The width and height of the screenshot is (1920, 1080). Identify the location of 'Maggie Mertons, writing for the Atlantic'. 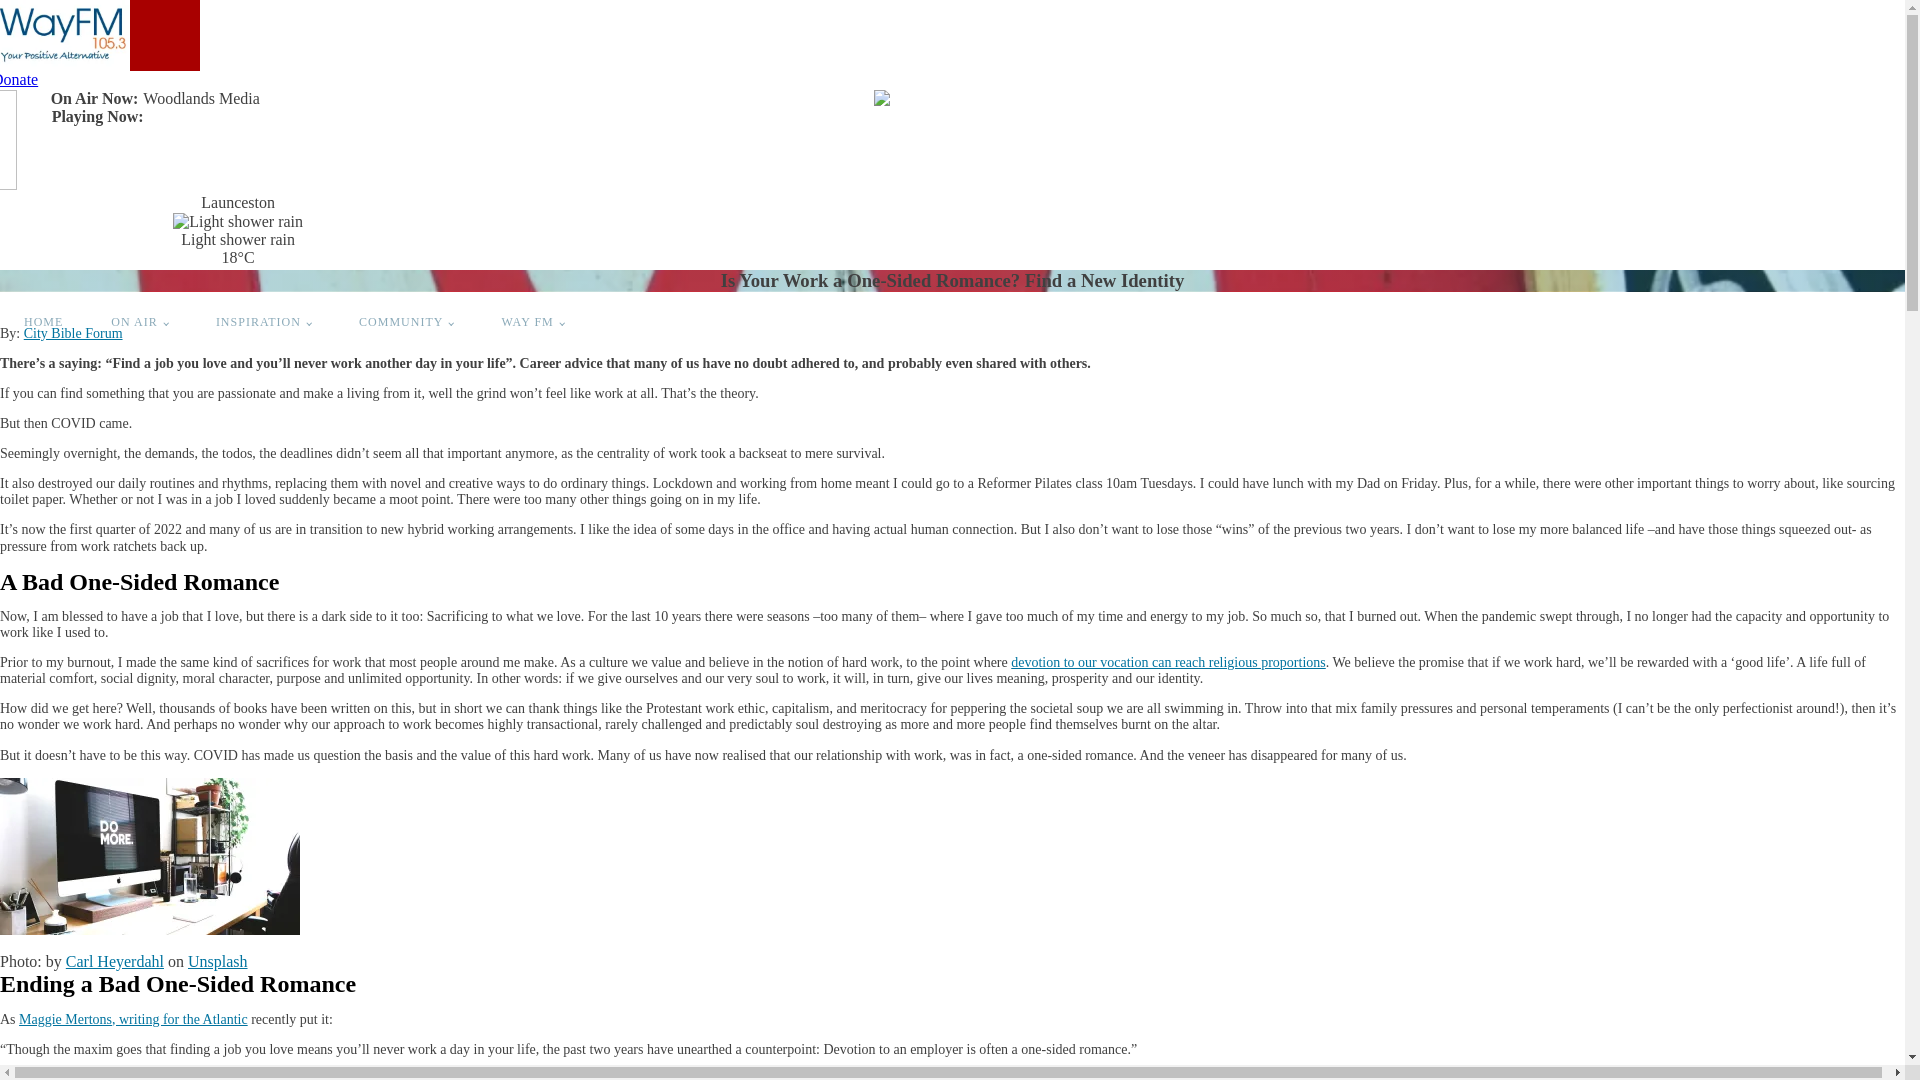
(132, 1019).